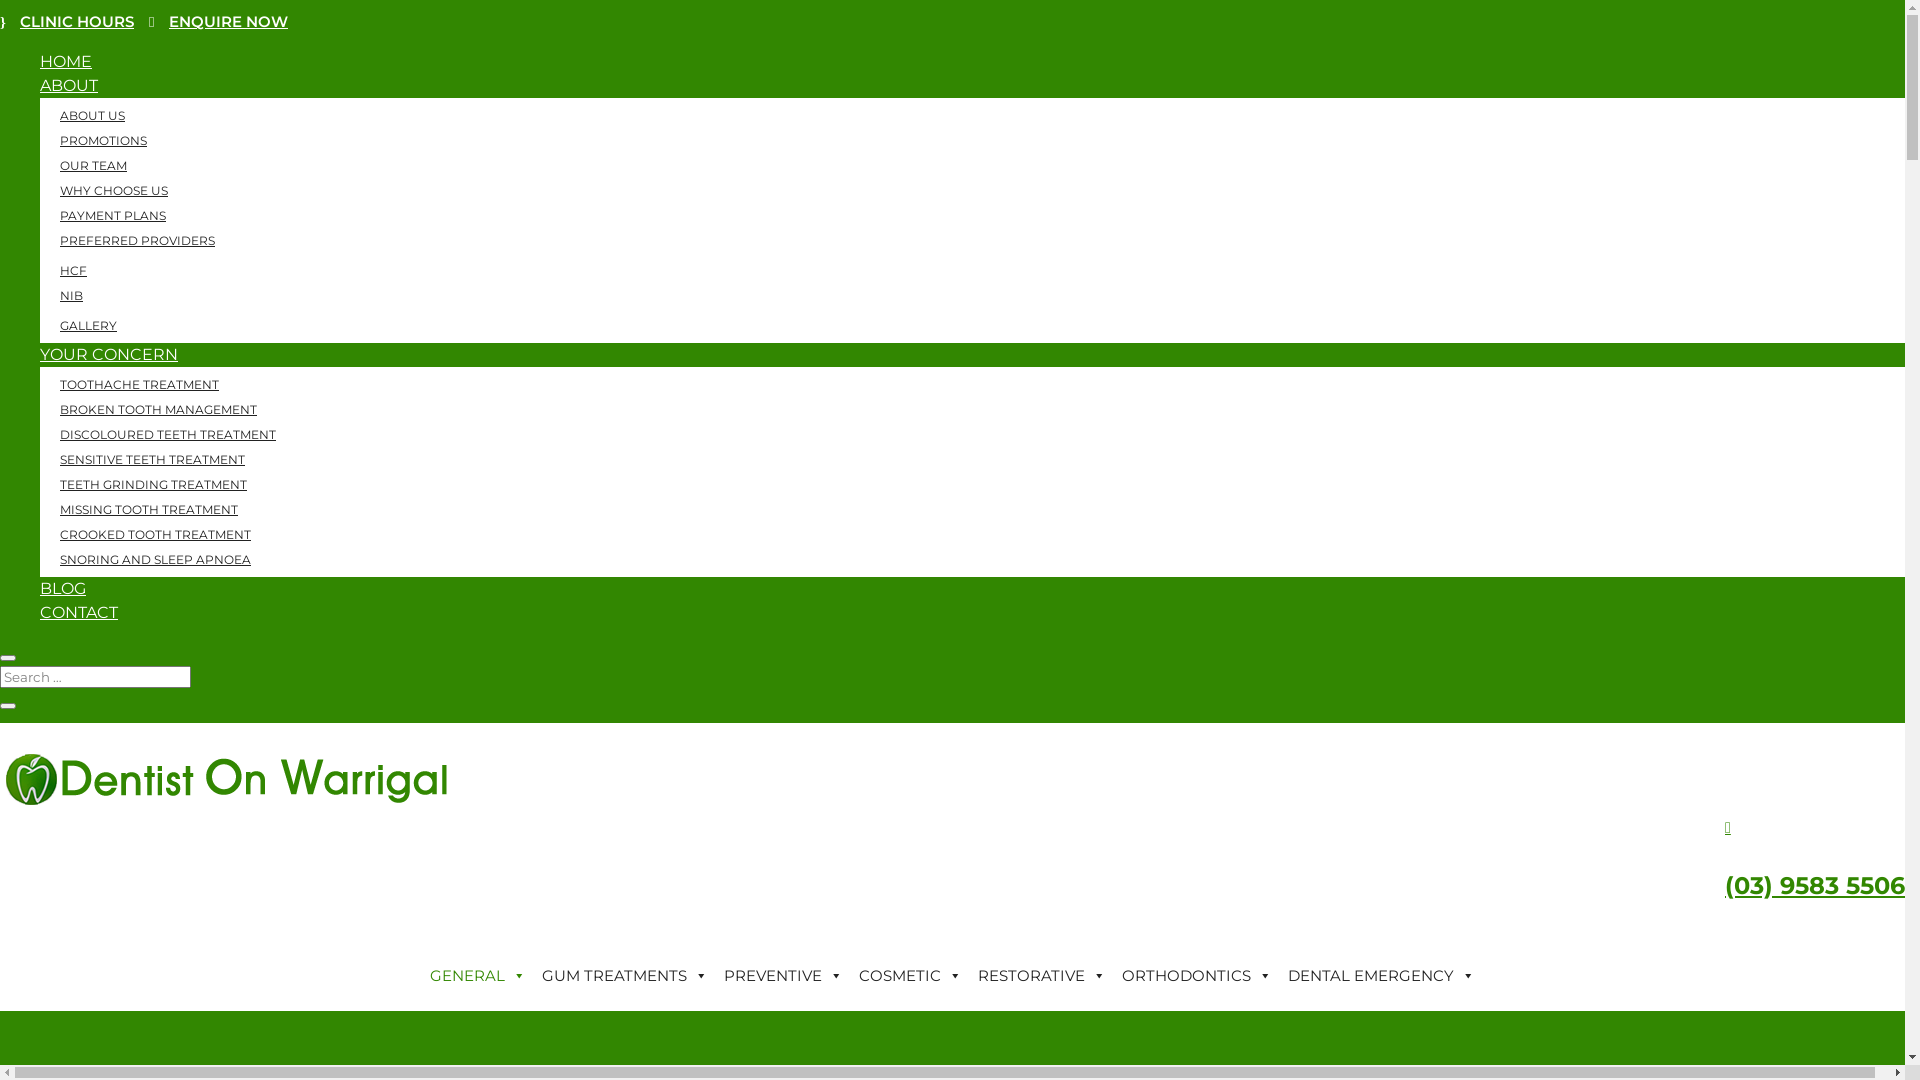  What do you see at coordinates (136, 239) in the screenshot?
I see `'PREFERRED PROVIDERS'` at bounding box center [136, 239].